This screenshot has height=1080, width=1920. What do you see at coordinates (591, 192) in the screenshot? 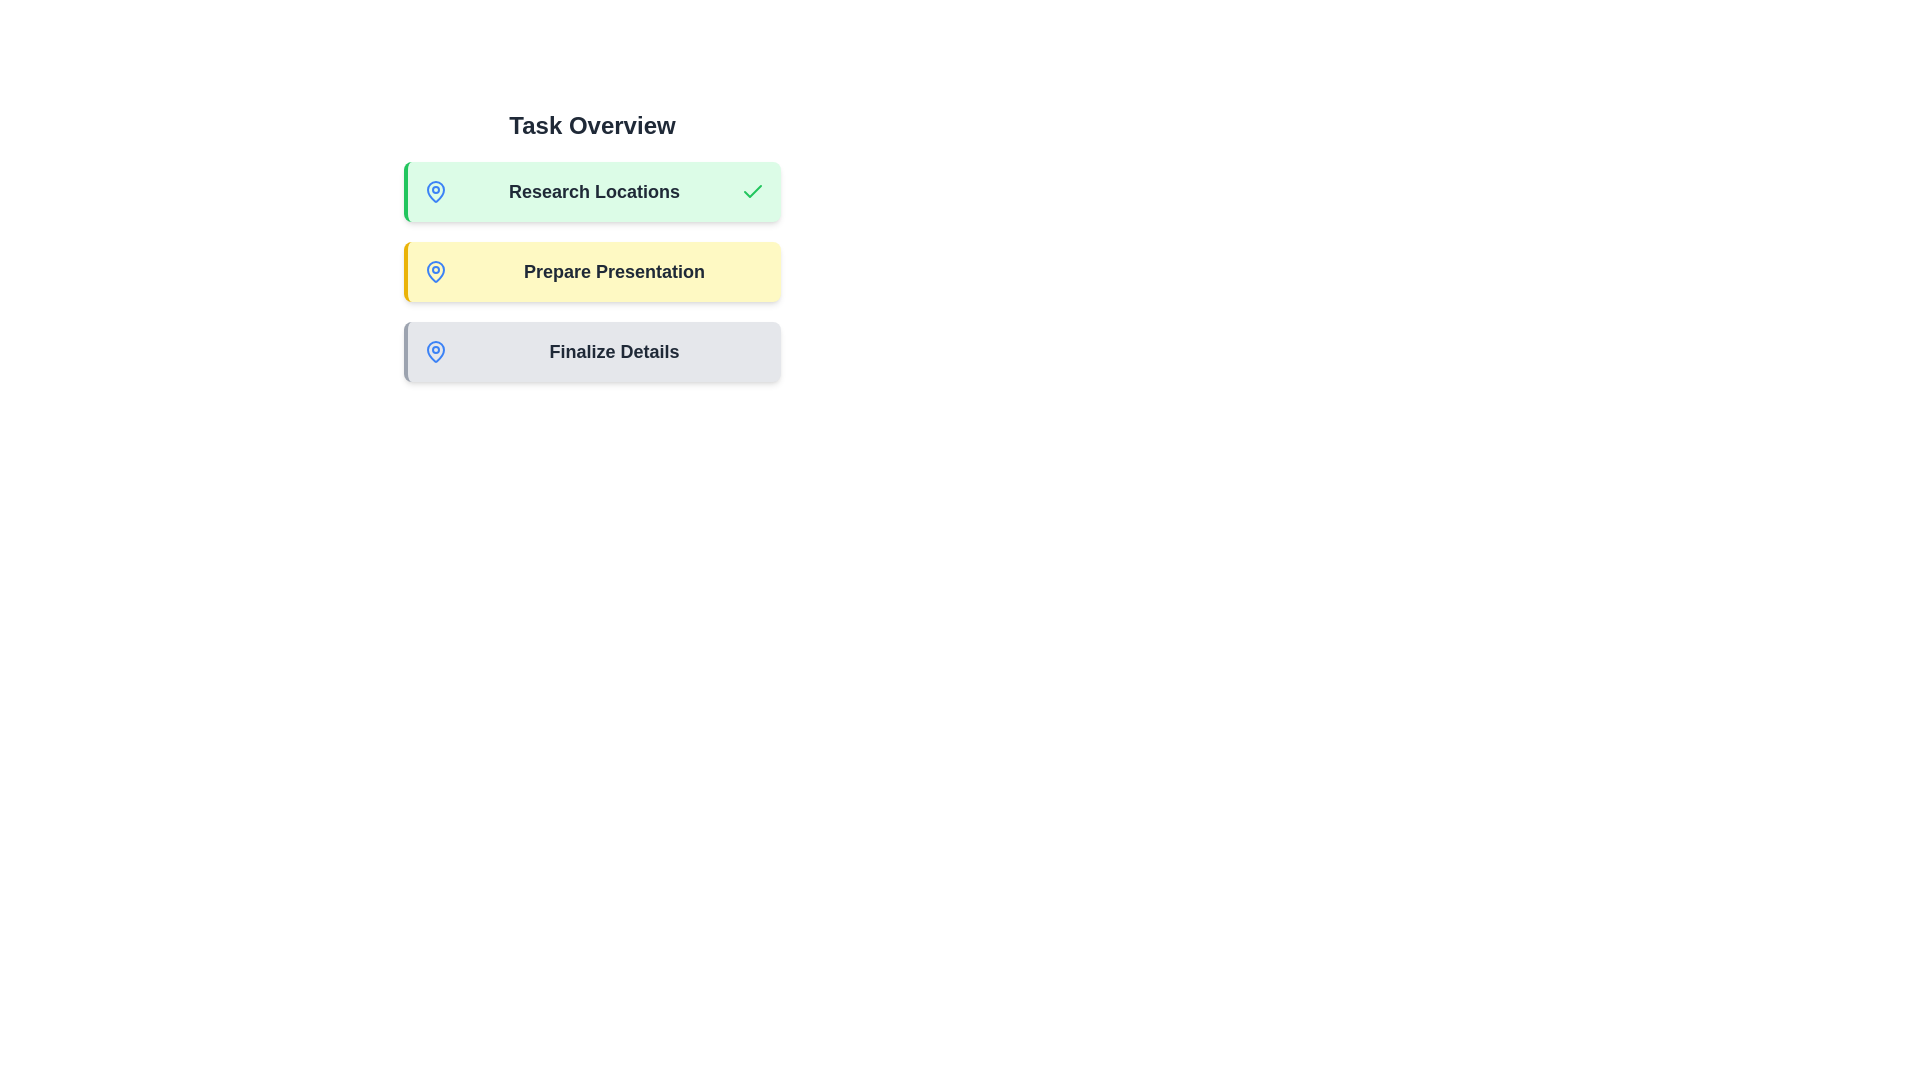
I see `the task chip corresponding to Research Locations` at bounding box center [591, 192].